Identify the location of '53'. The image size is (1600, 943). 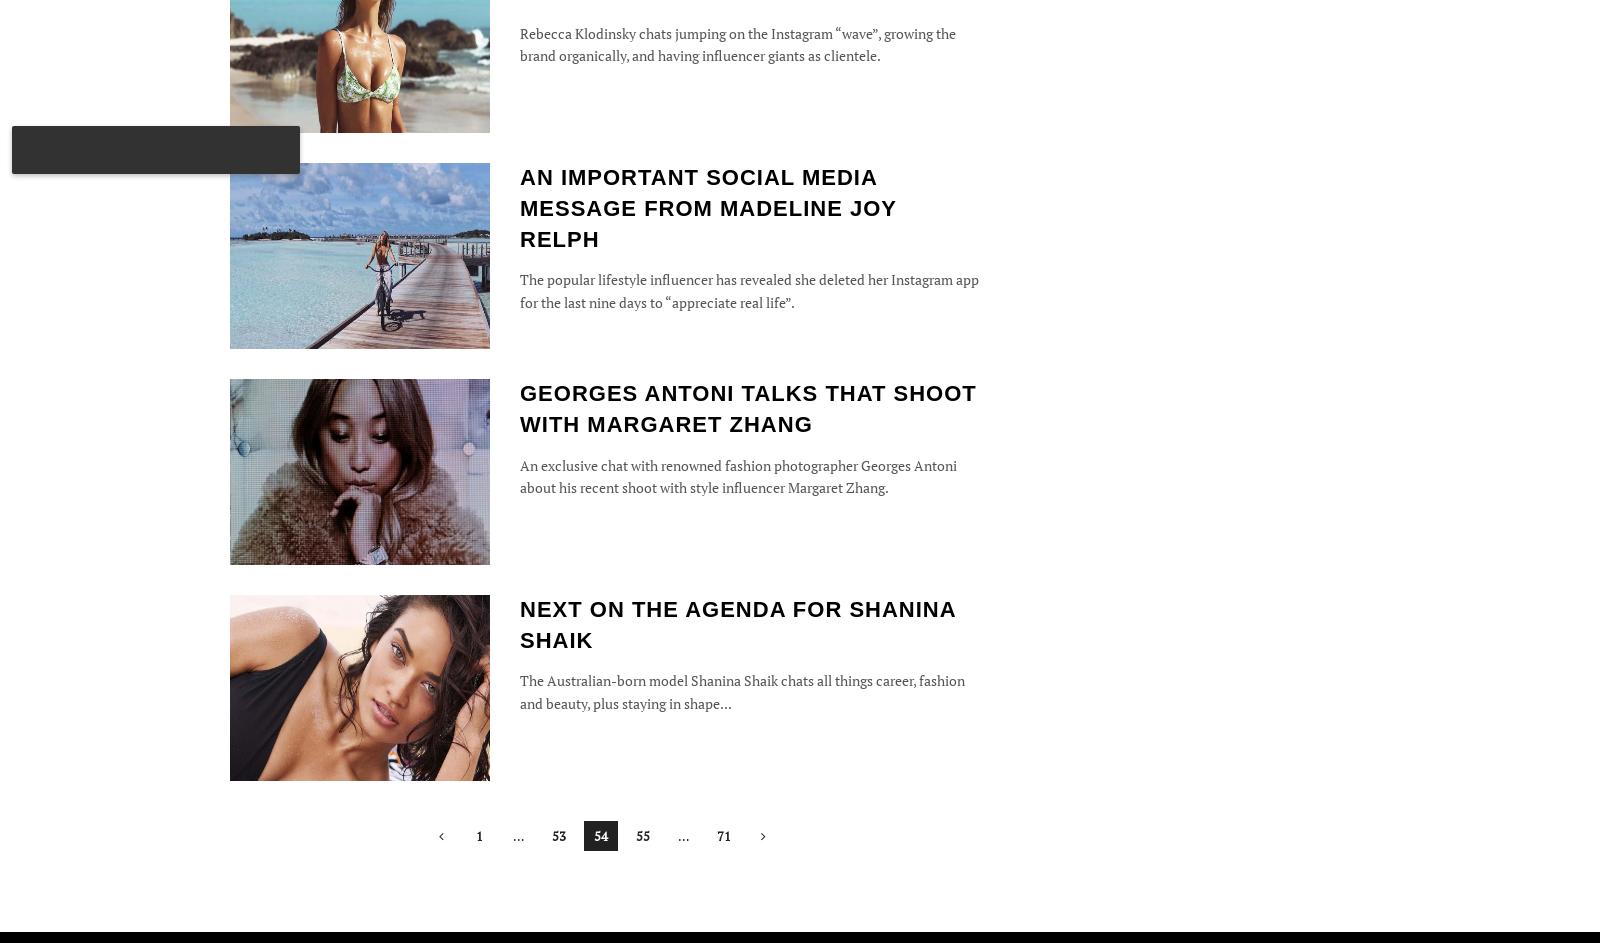
(557, 834).